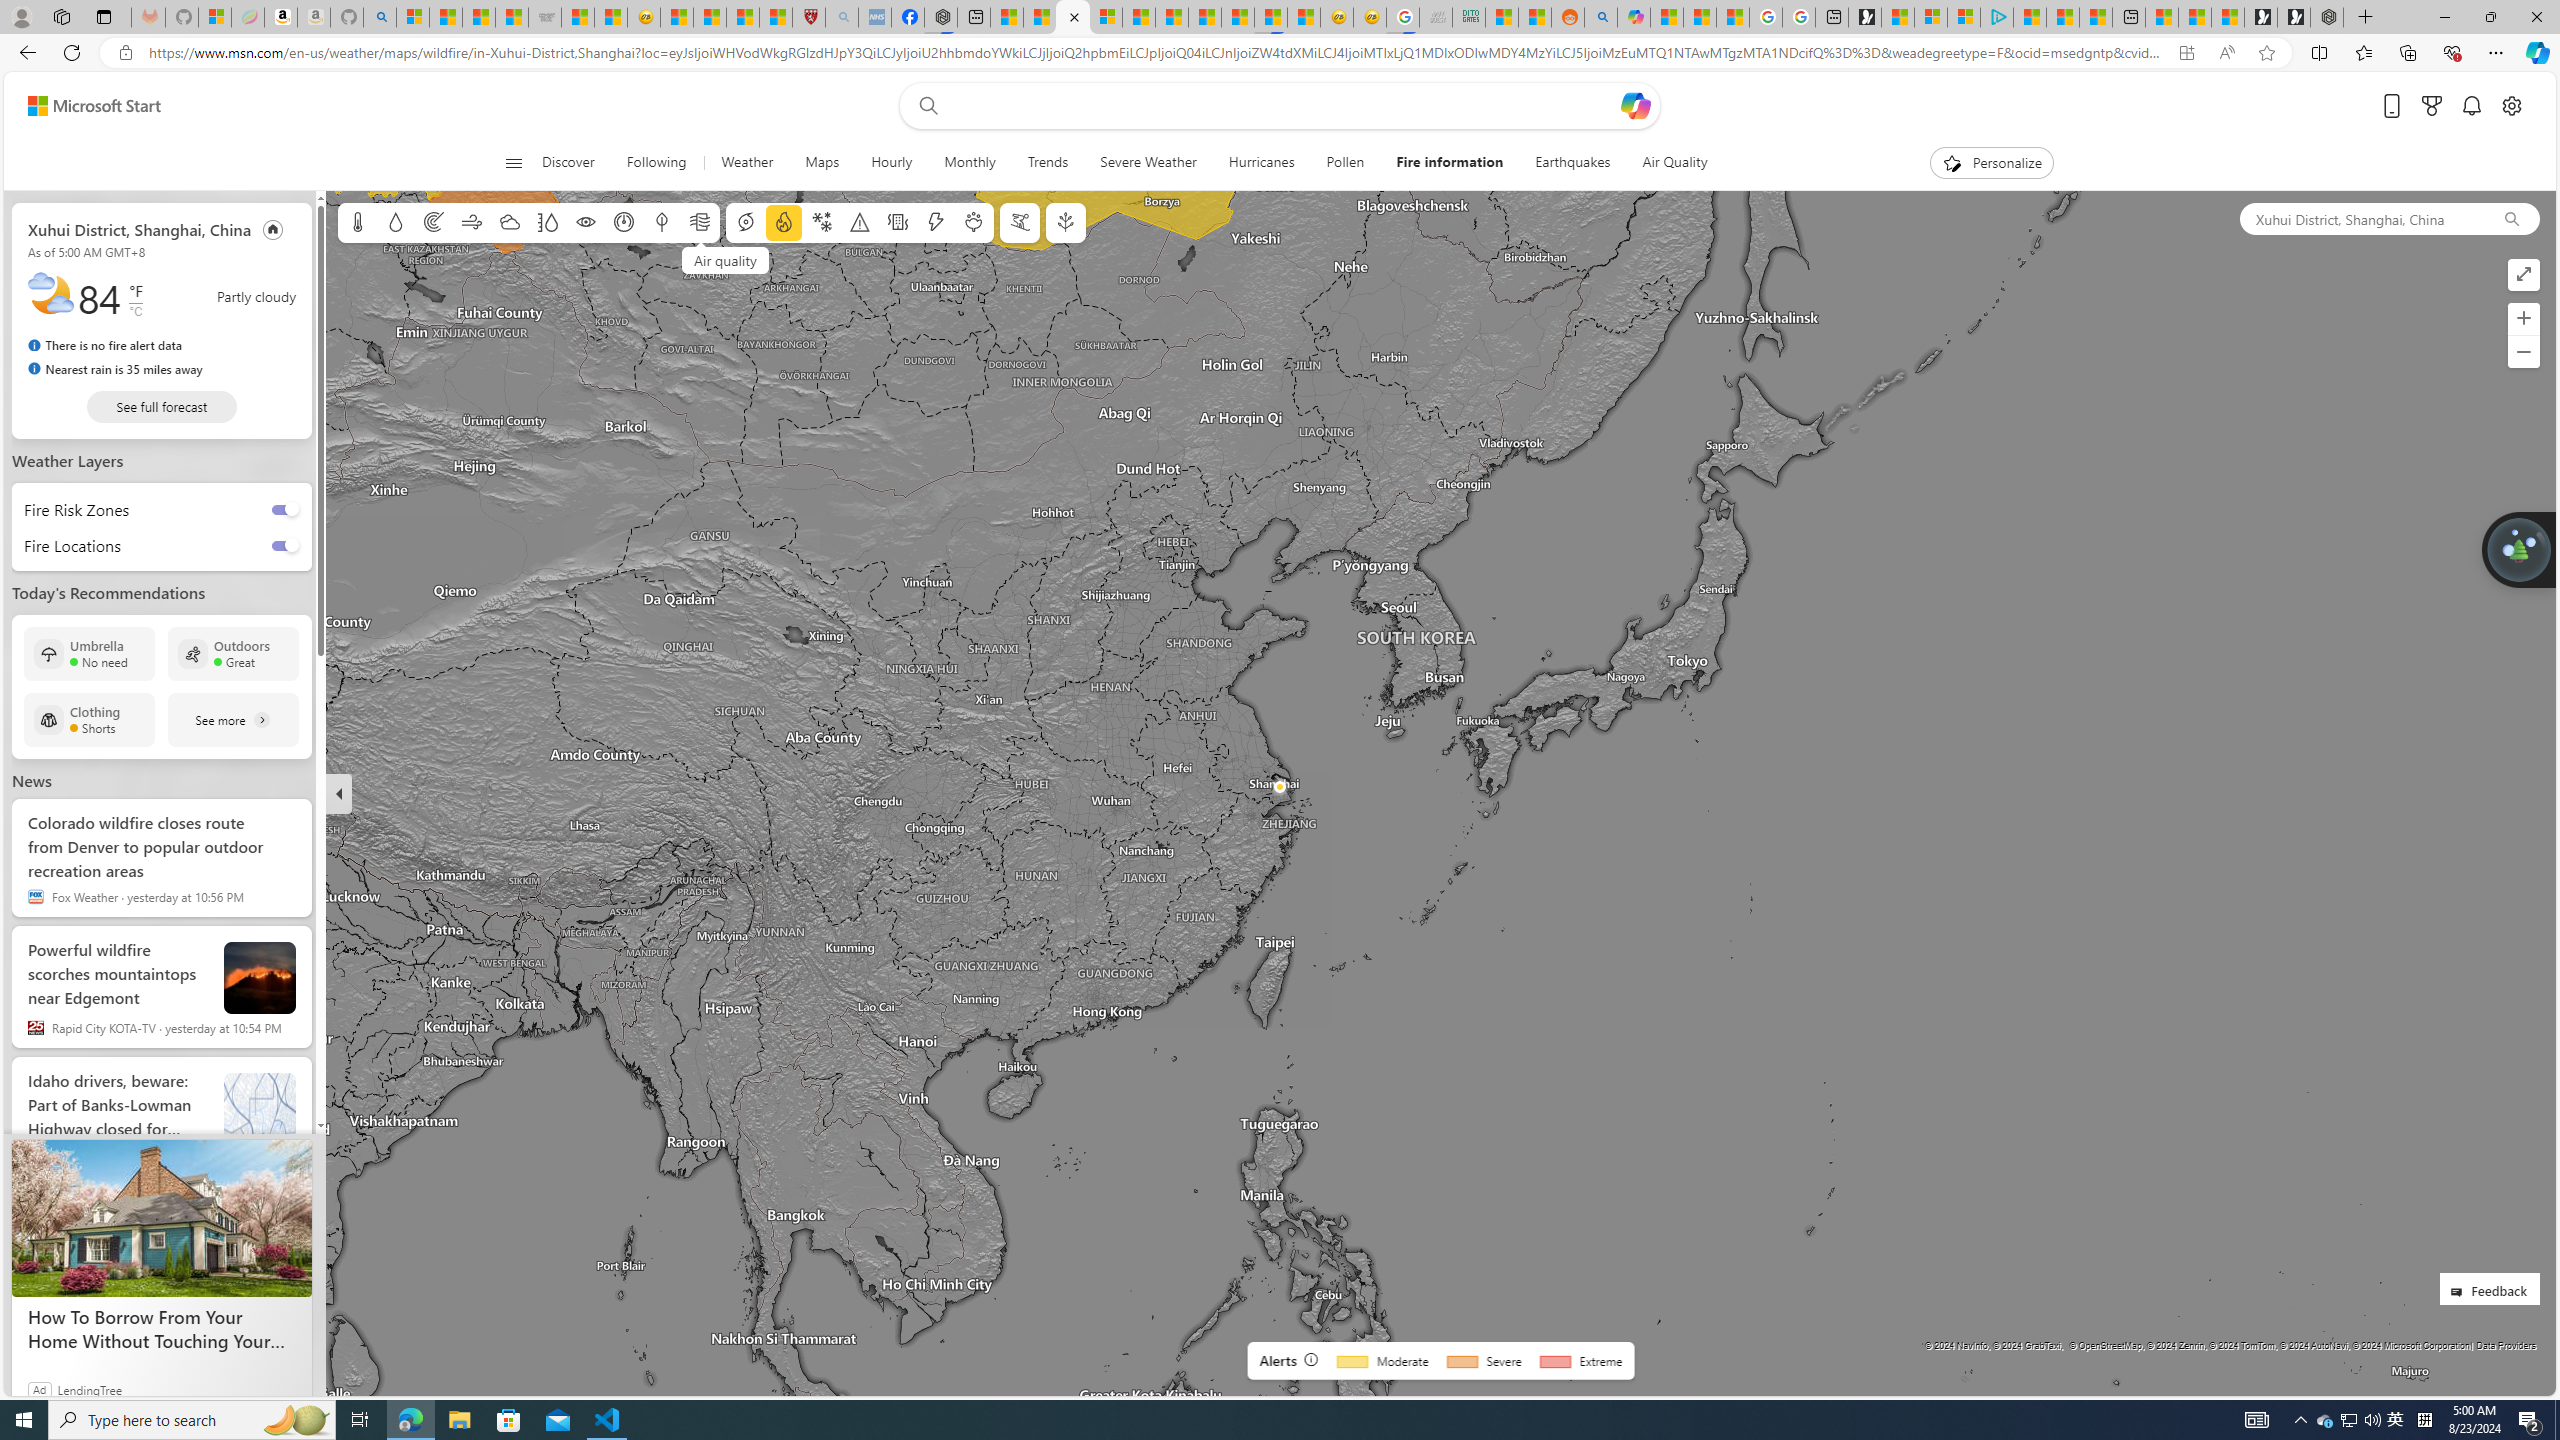 The width and height of the screenshot is (2560, 1440). Describe the element at coordinates (2360, 218) in the screenshot. I see `'Xuhui District, Shanghai, China'` at that location.